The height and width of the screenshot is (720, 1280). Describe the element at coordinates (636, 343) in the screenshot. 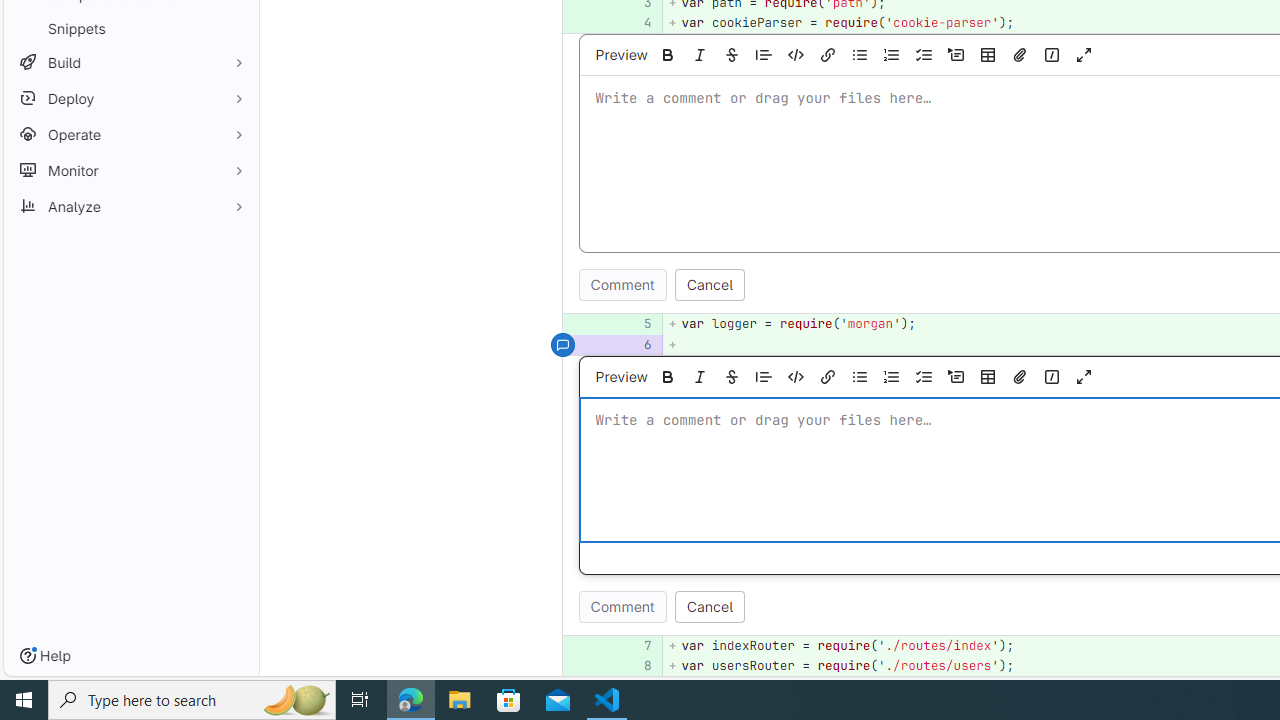

I see `'6'` at that location.